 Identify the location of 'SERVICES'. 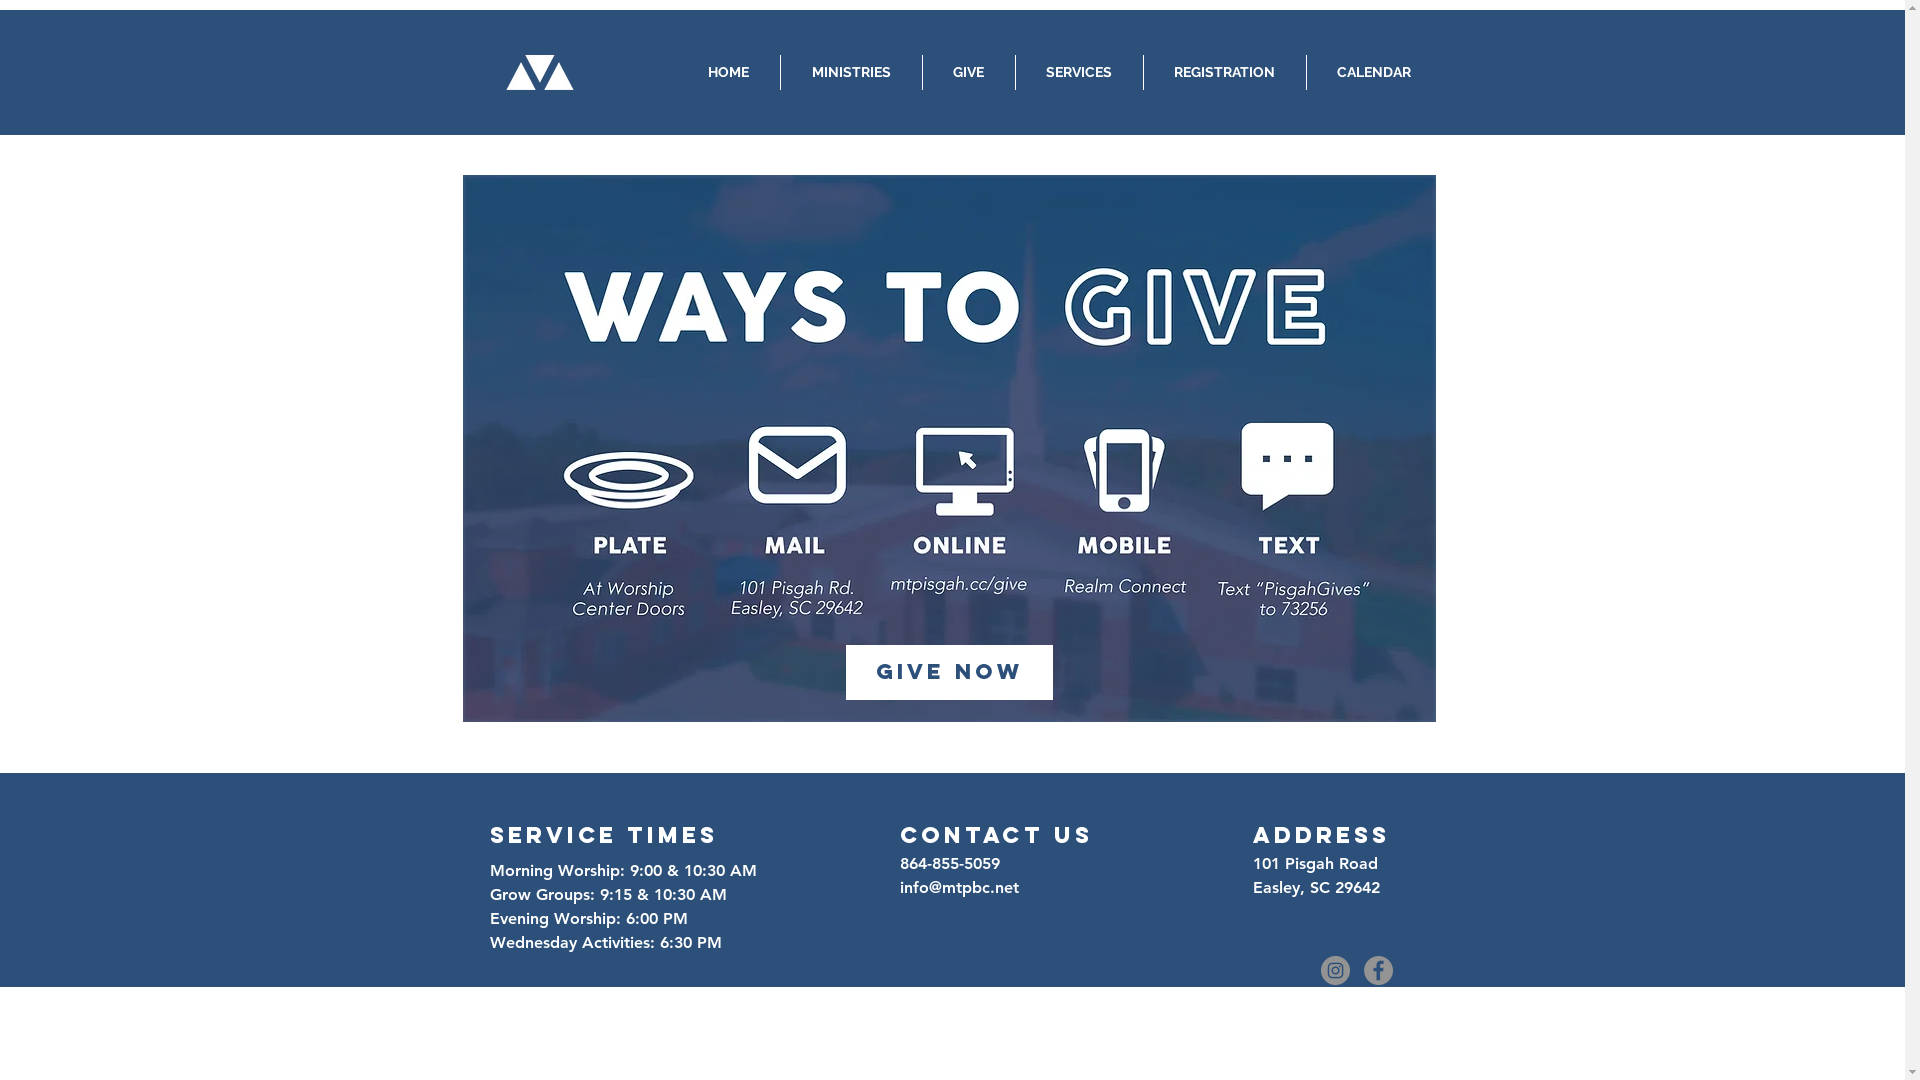
(1078, 71).